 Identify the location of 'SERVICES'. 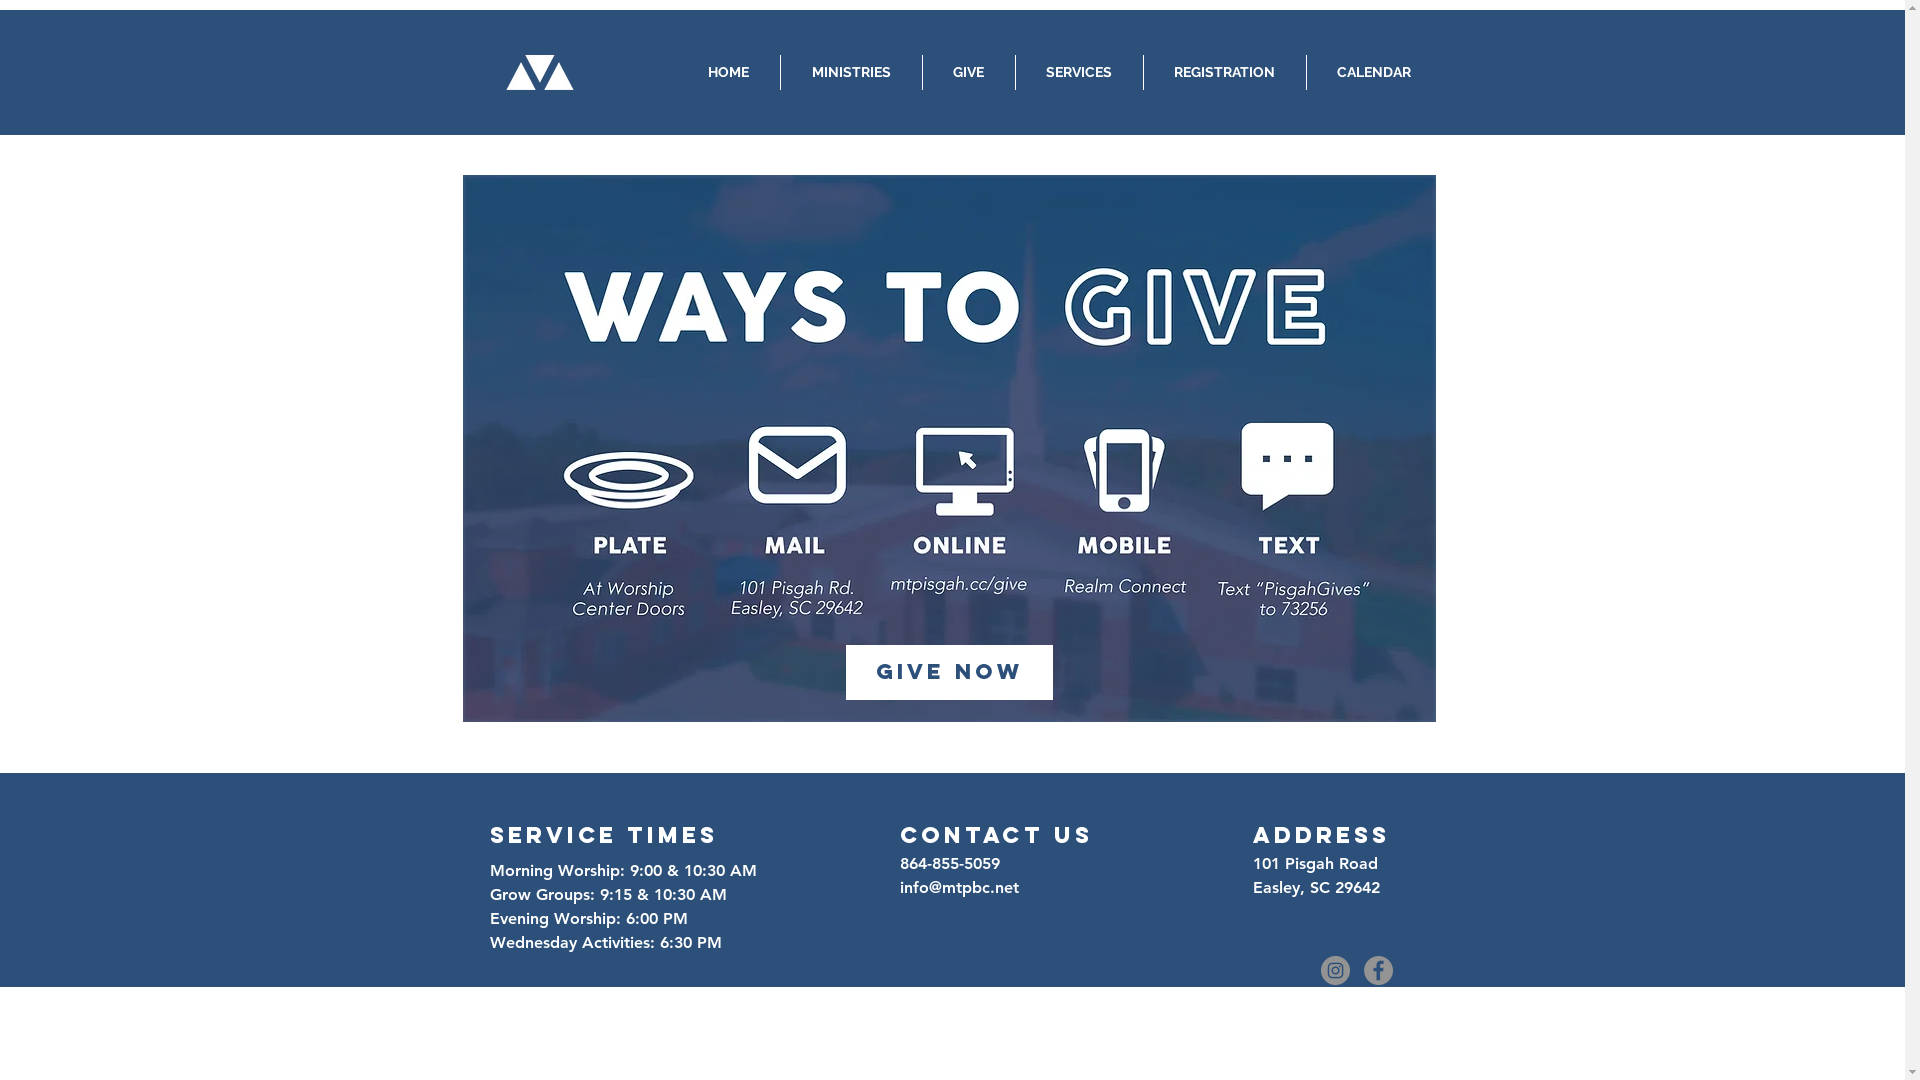
(1078, 71).